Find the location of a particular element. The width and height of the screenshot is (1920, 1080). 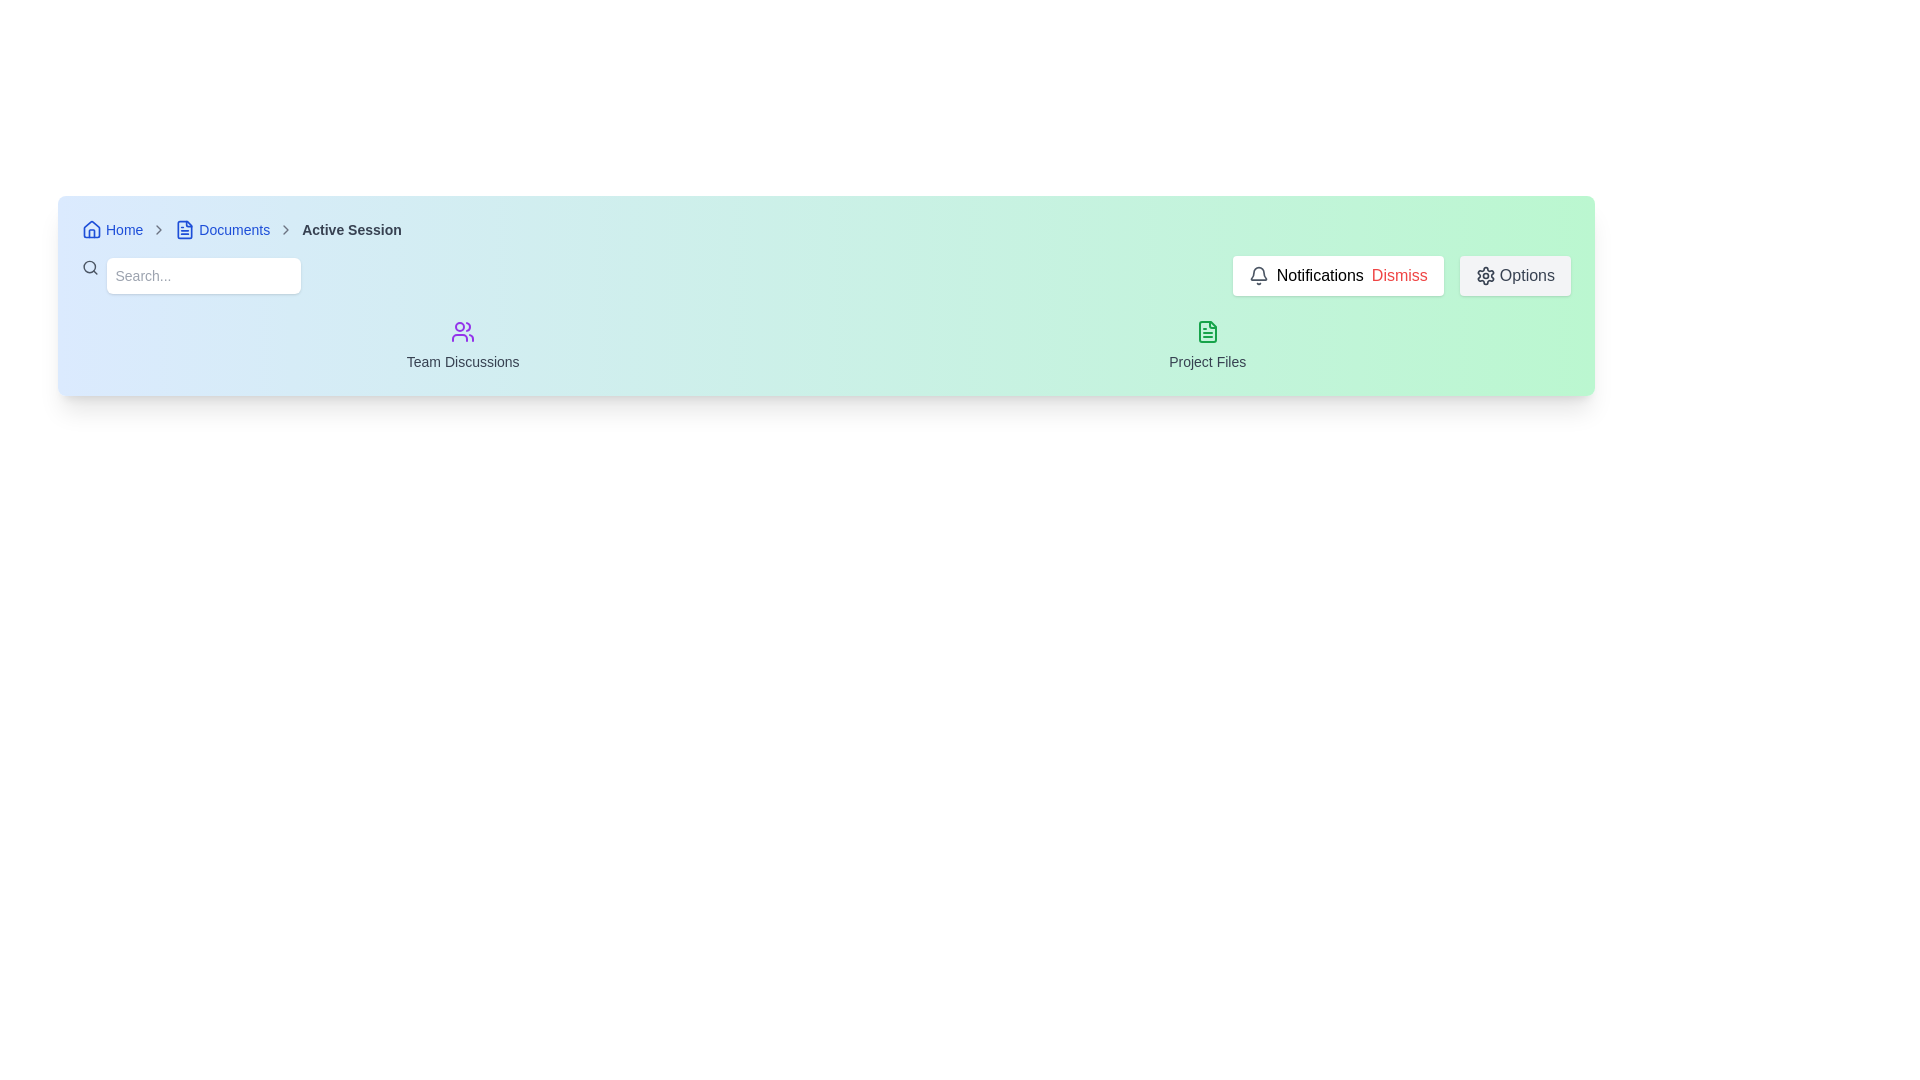

the chevron icon in the breadcrumb navigation bar that separates 'Home' and 'Documents' is located at coordinates (158, 229).